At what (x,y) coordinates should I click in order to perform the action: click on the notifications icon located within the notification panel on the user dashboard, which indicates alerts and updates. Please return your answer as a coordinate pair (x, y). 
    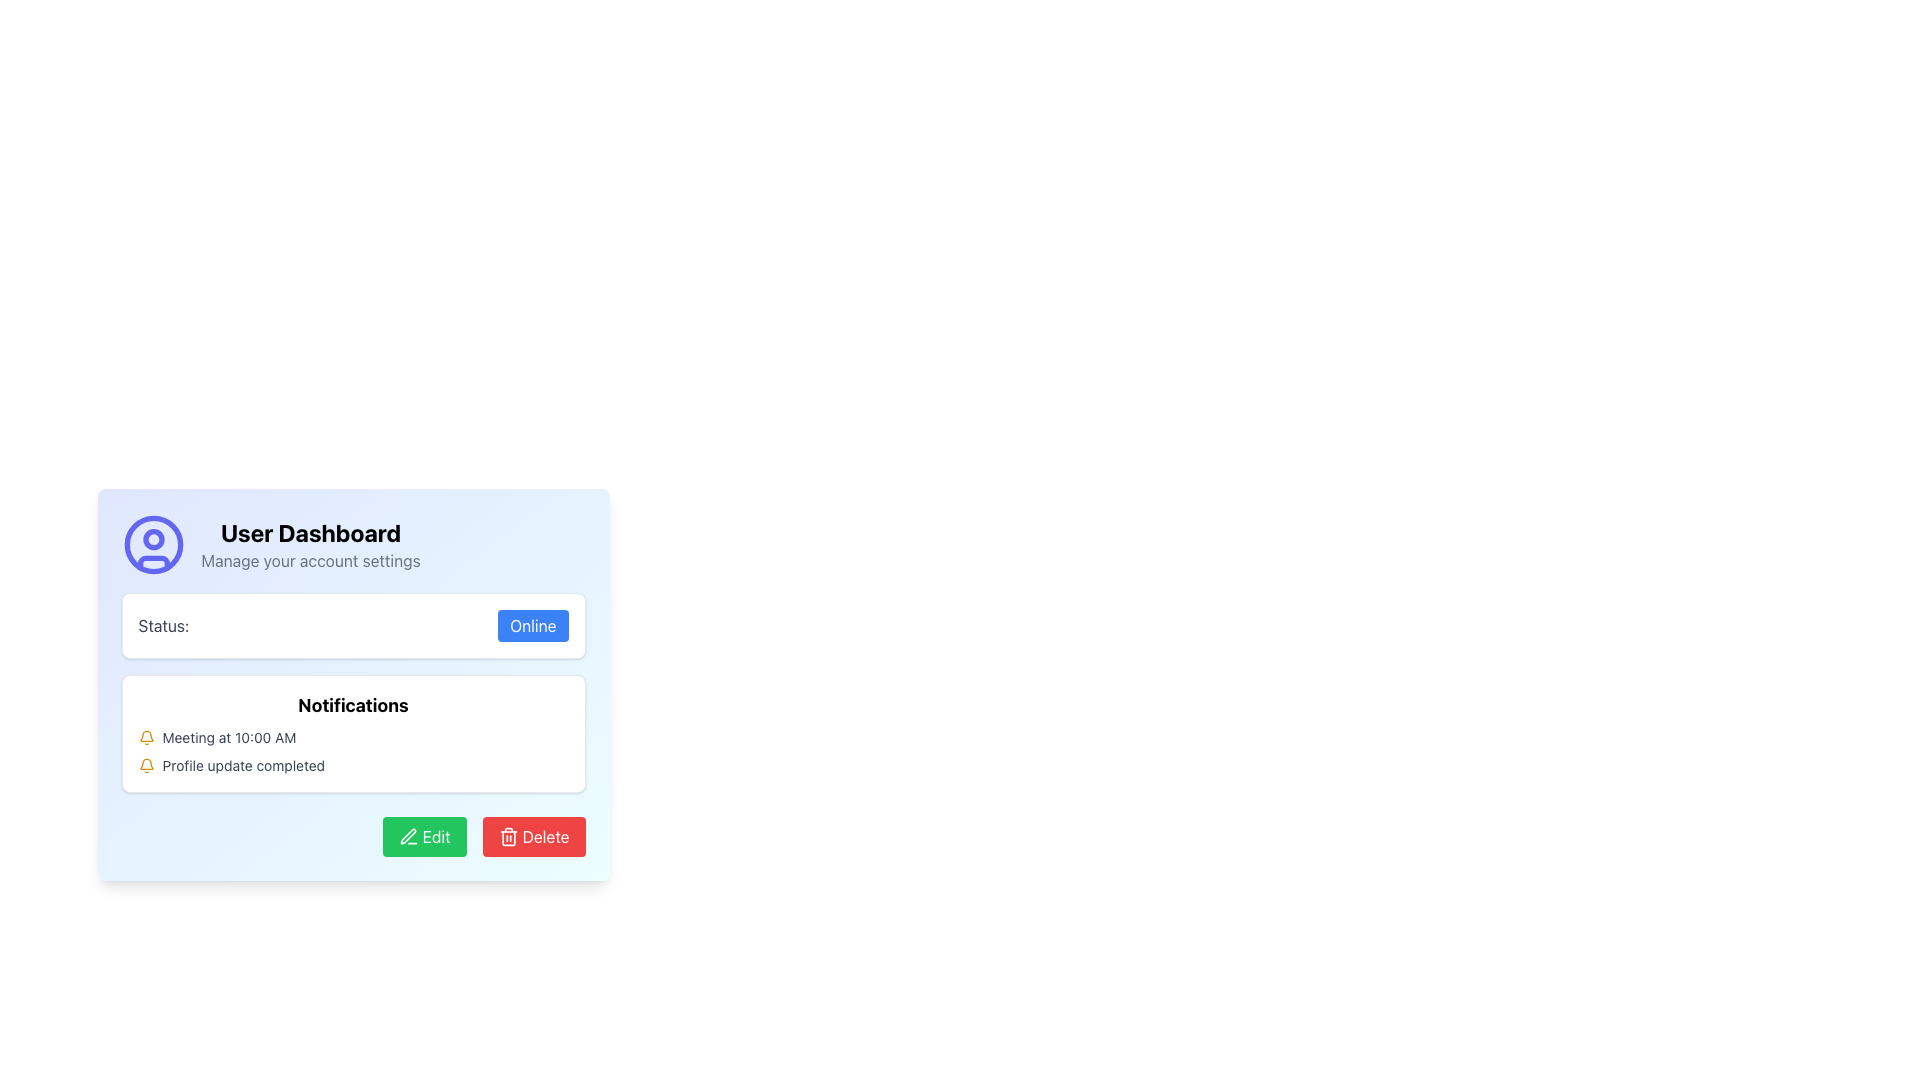
    Looking at the image, I should click on (145, 764).